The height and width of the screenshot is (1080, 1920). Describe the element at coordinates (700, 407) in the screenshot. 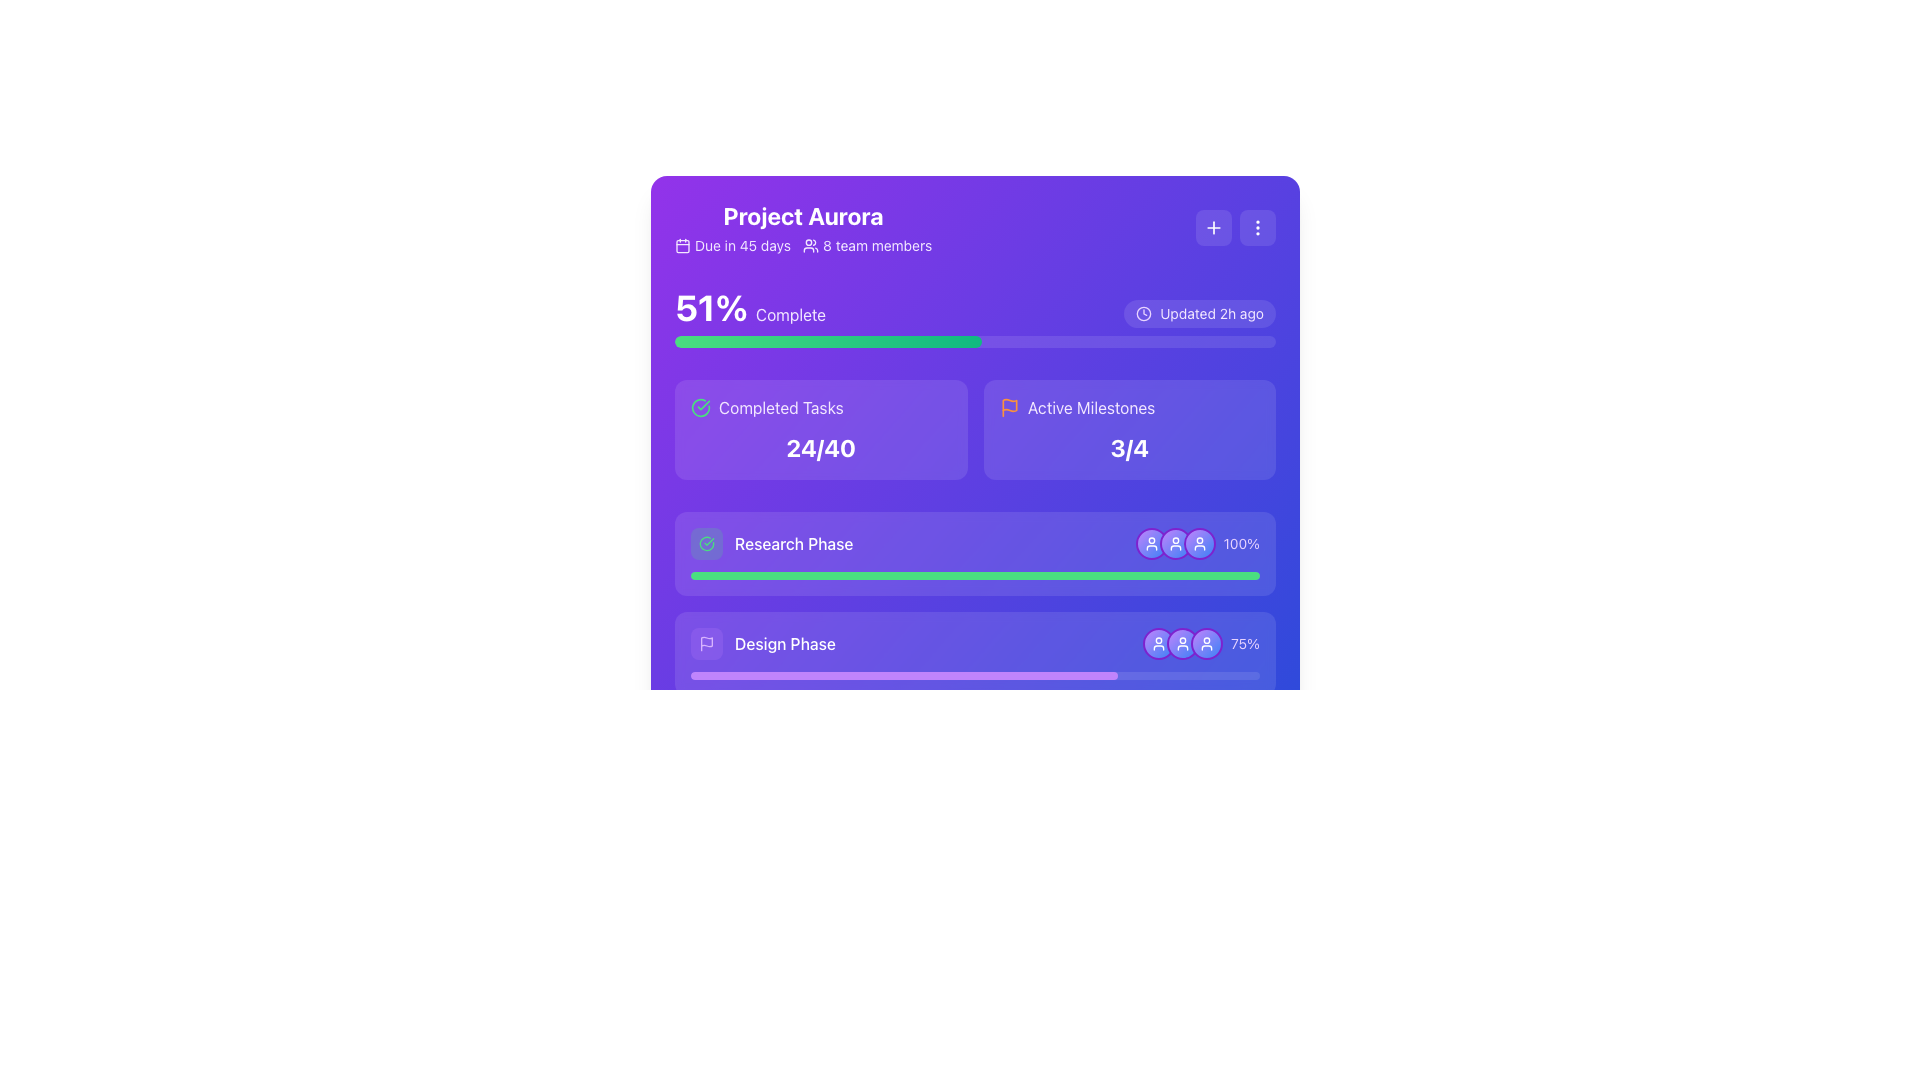

I see `the completion status icon located to the left of the 'Completed Tasks' text within the purple card in the top section of the interface` at that location.